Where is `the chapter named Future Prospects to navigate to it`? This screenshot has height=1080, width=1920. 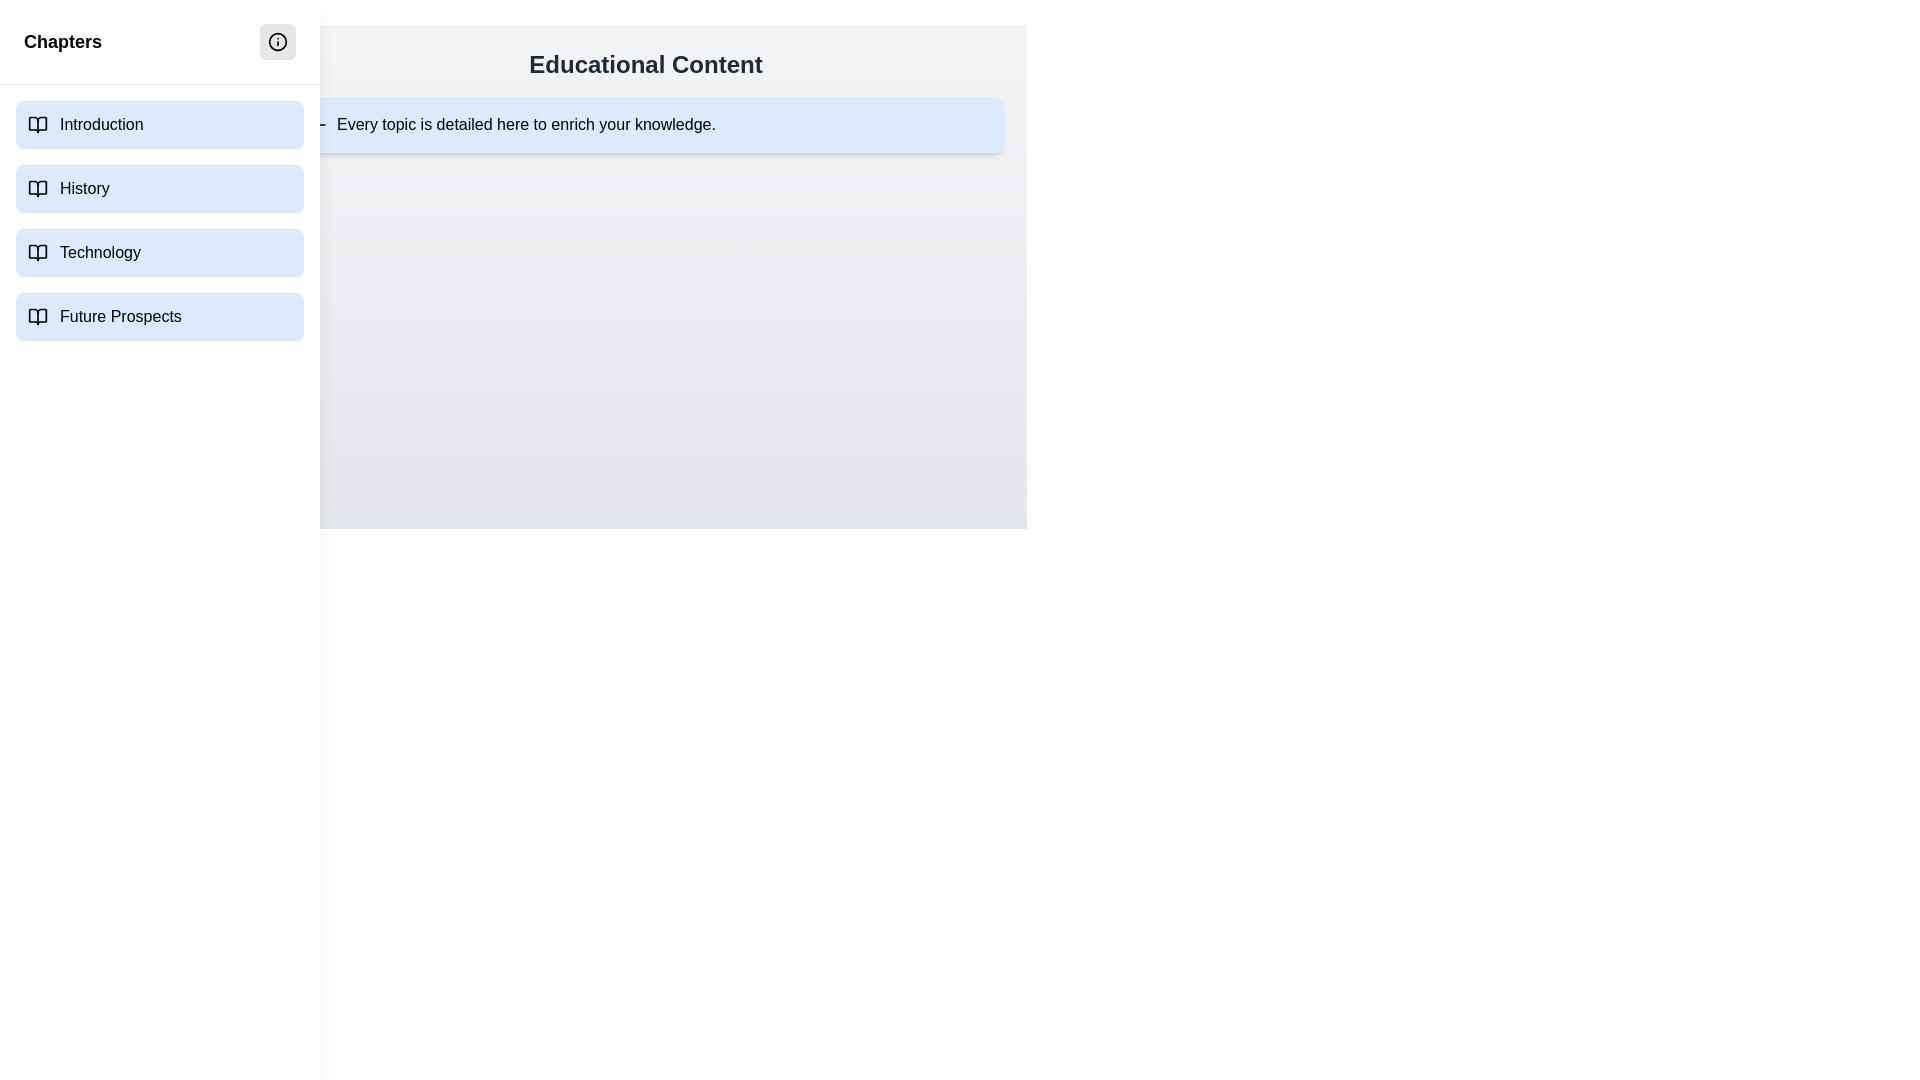 the chapter named Future Prospects to navigate to it is located at coordinates (158, 315).